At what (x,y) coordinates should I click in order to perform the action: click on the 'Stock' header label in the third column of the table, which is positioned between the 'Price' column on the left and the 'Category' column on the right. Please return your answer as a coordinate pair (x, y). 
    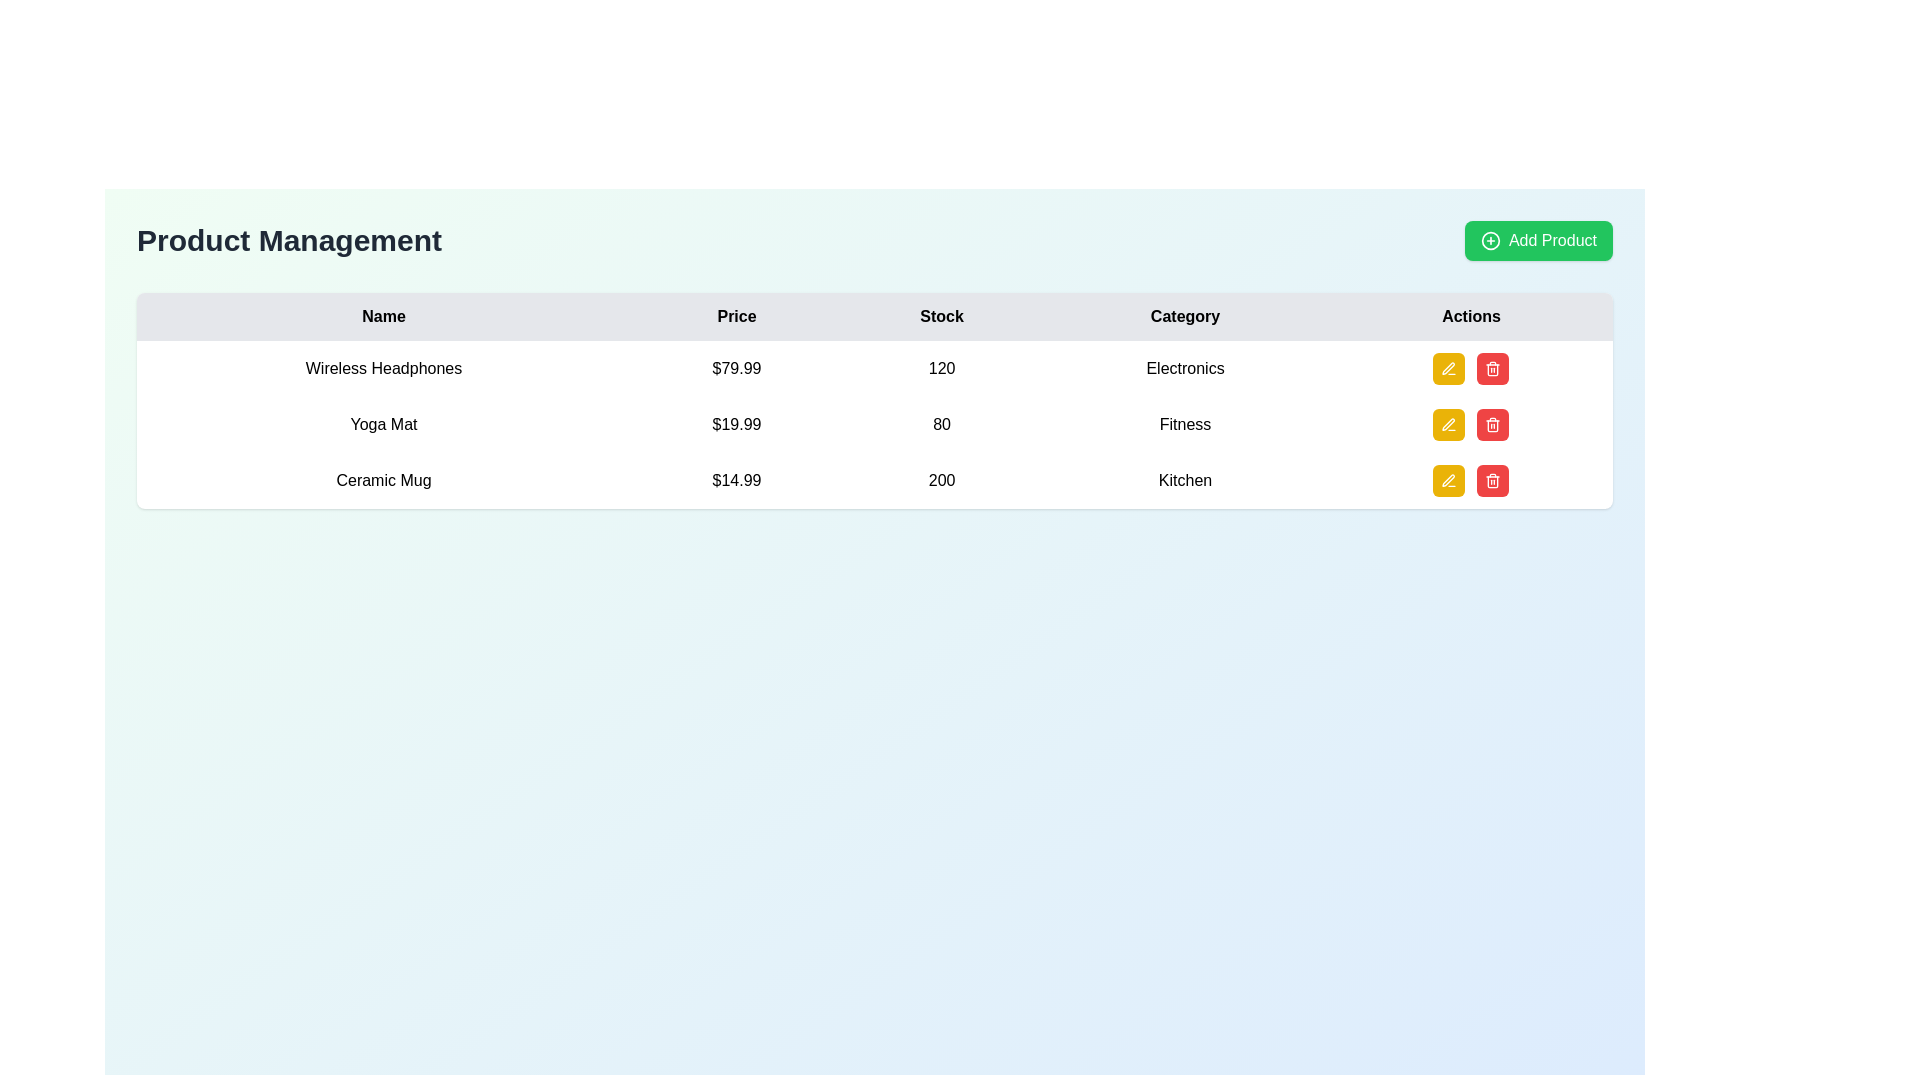
    Looking at the image, I should click on (941, 315).